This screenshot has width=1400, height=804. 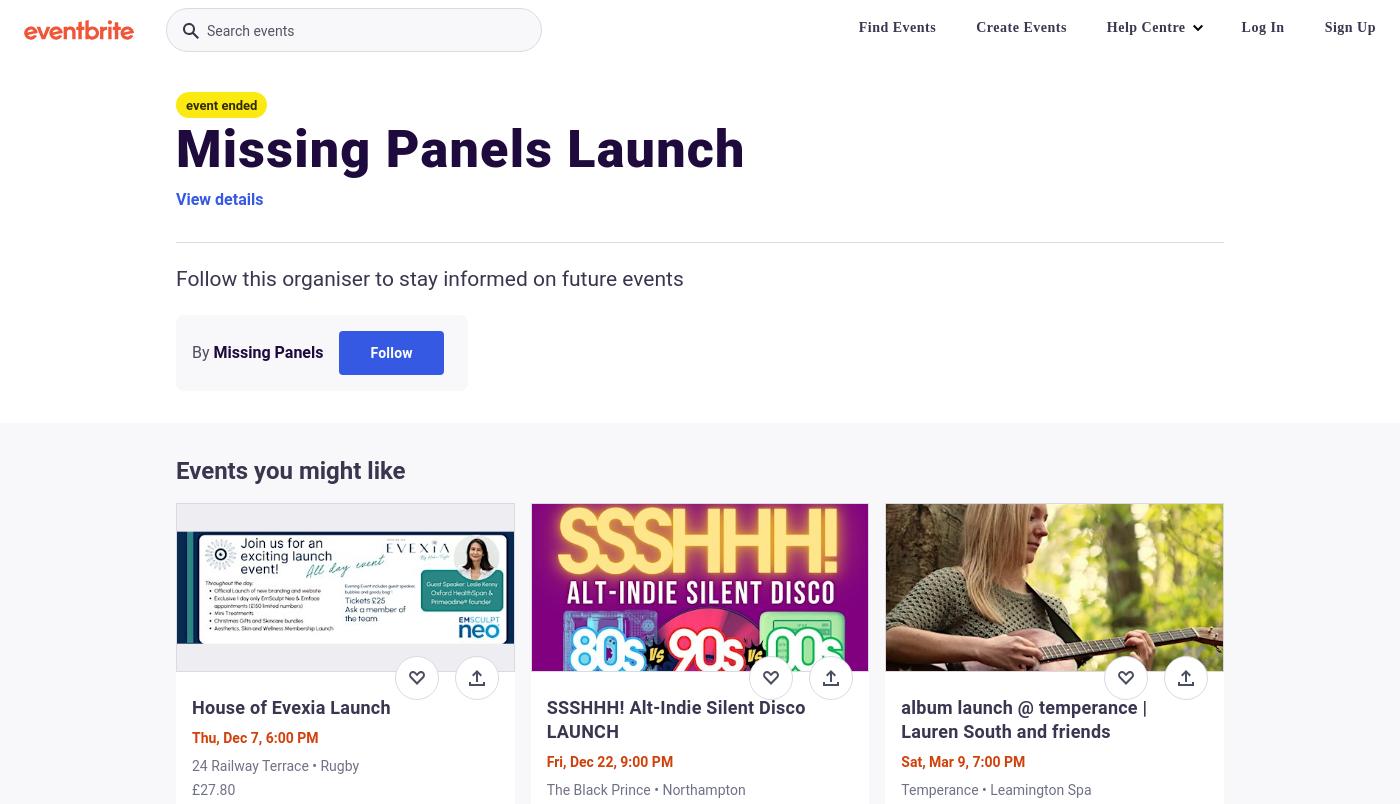 What do you see at coordinates (896, 27) in the screenshot?
I see `'Find Events'` at bounding box center [896, 27].